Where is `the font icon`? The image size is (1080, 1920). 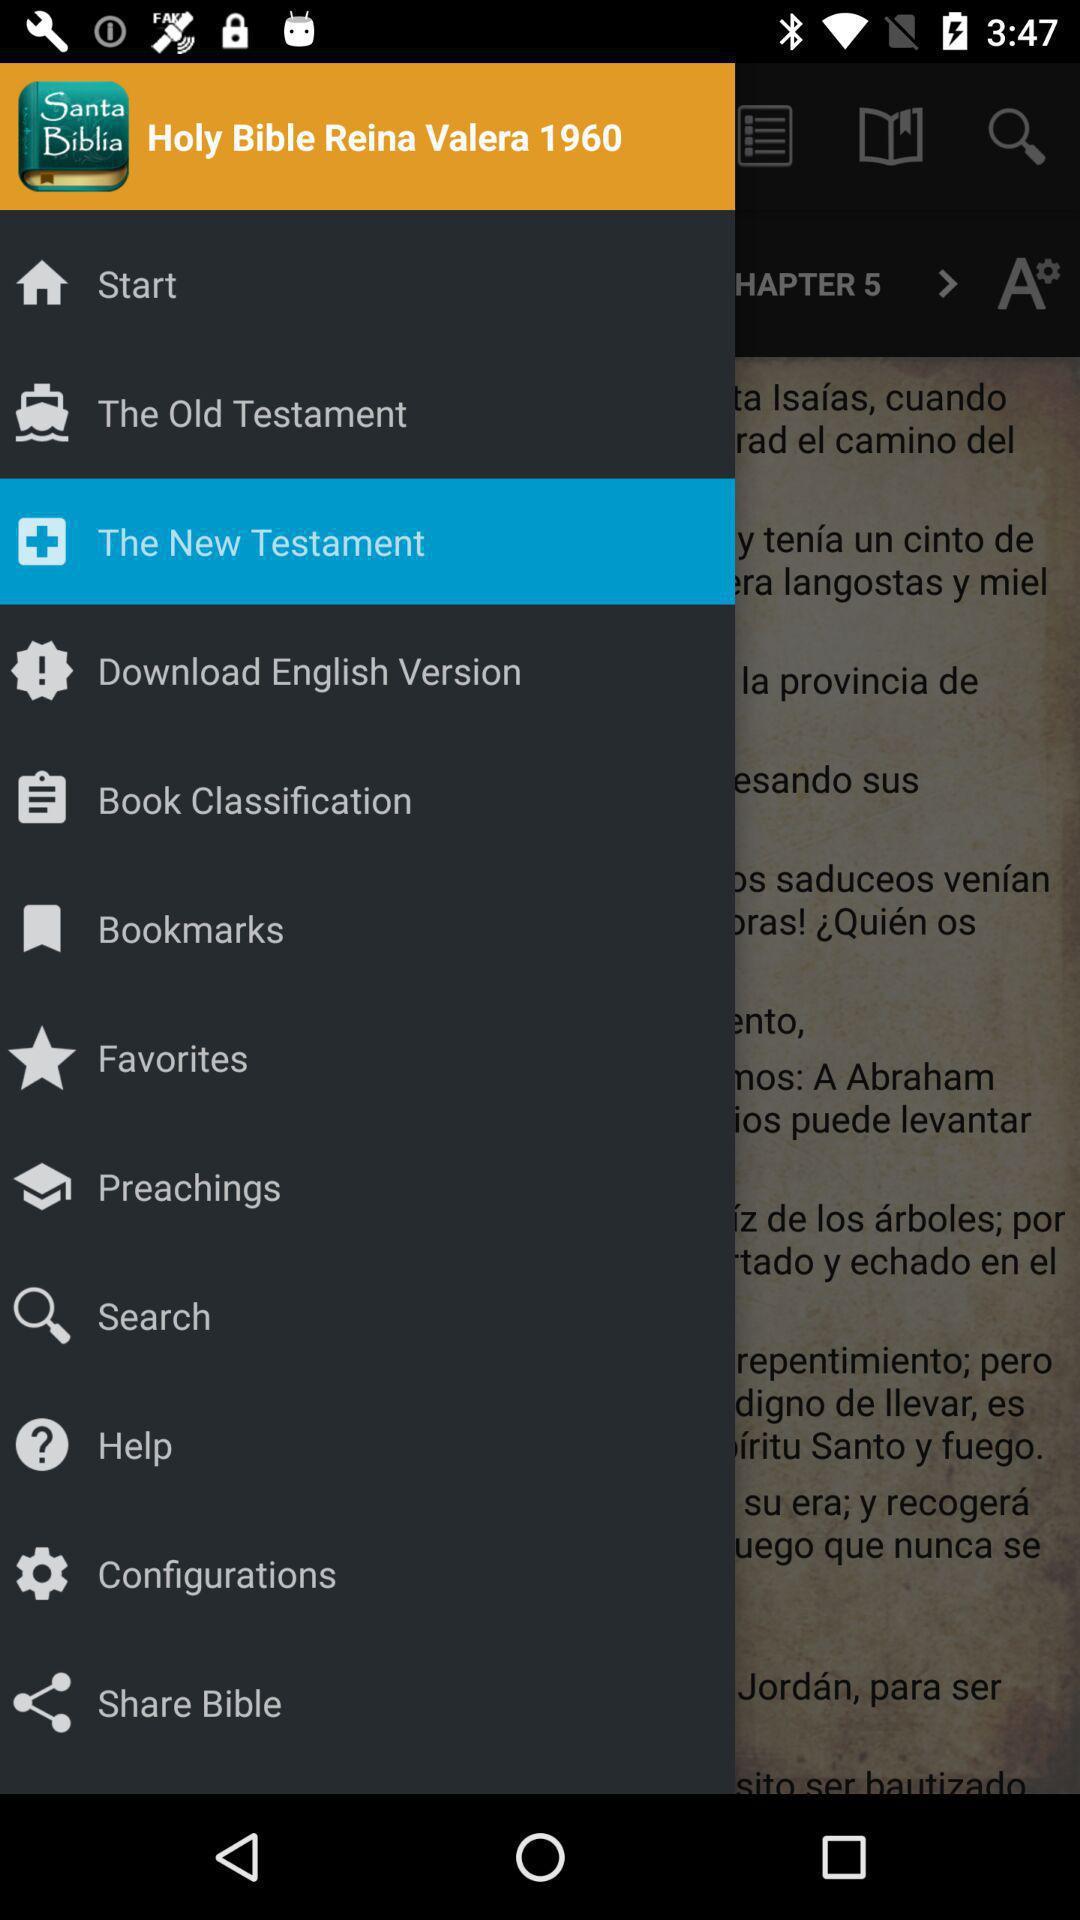 the font icon is located at coordinates (1028, 282).